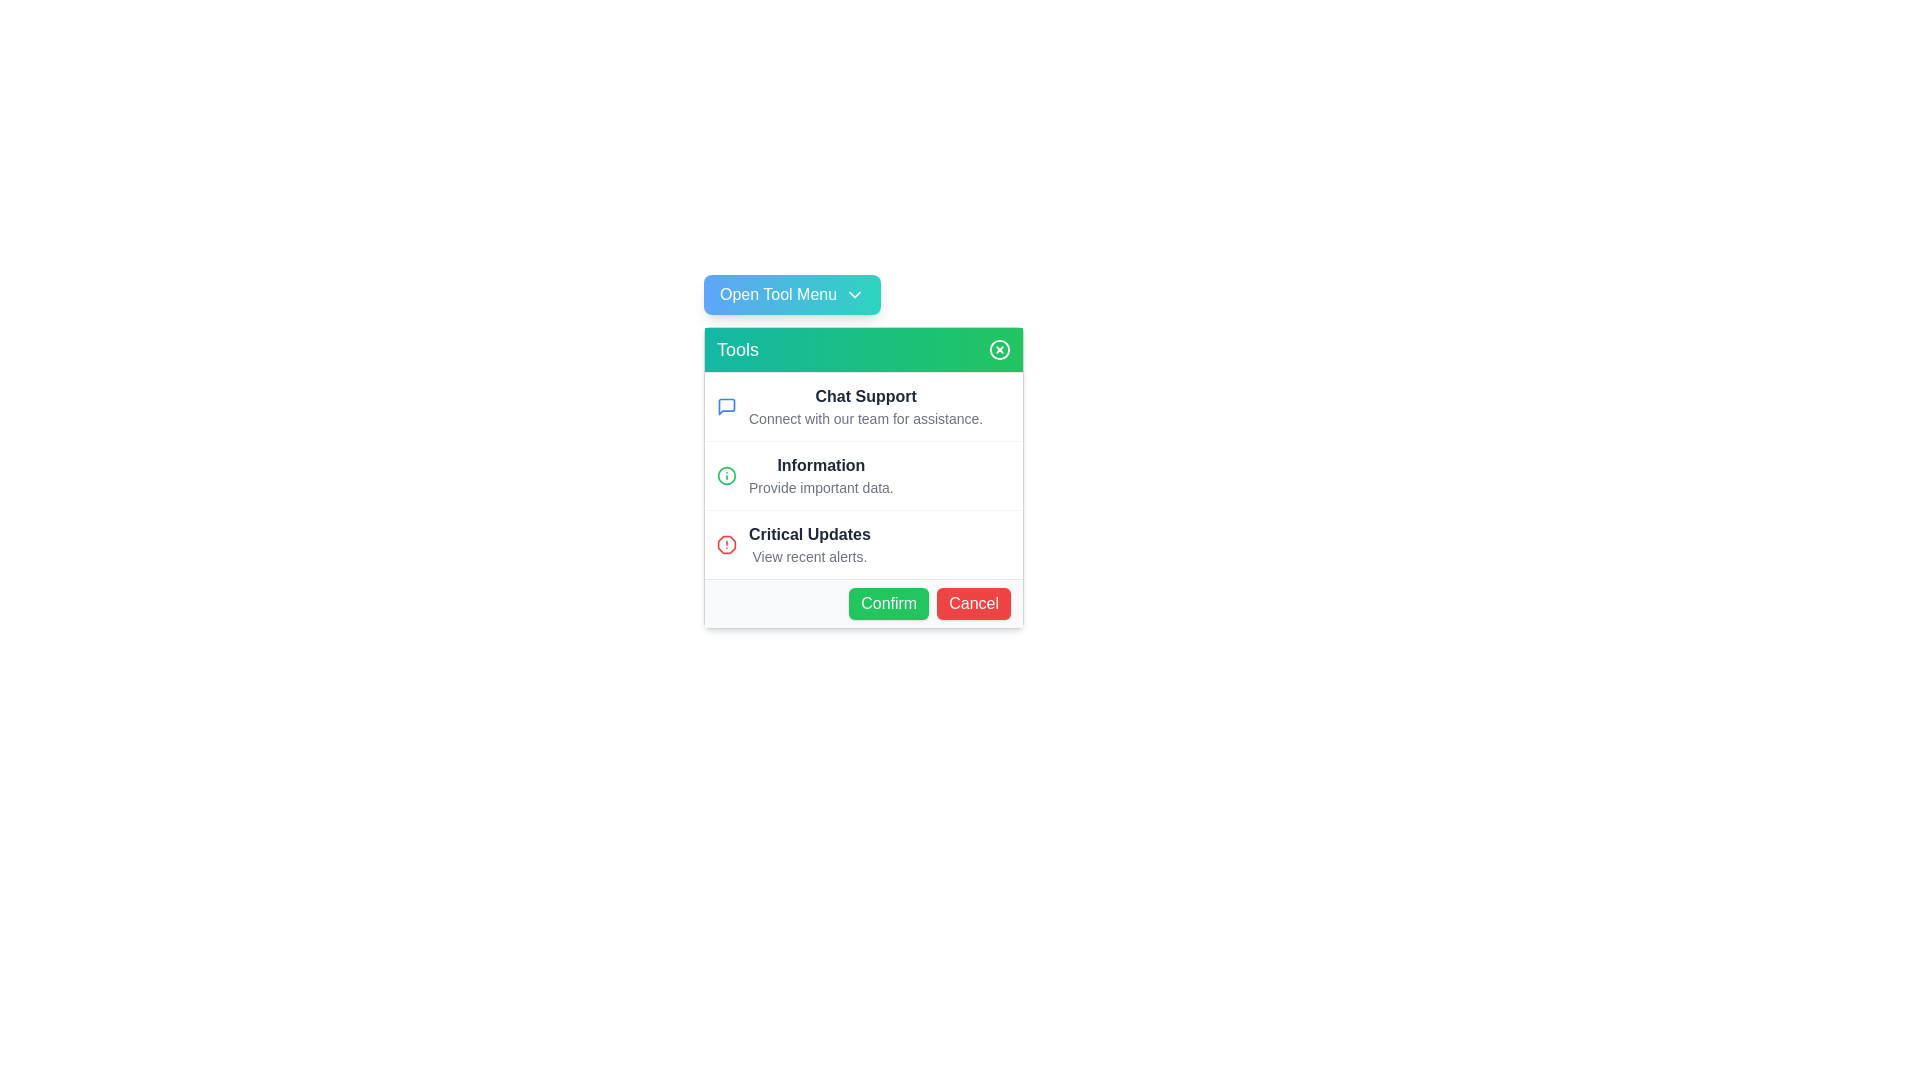 This screenshot has height=1080, width=1920. Describe the element at coordinates (999, 349) in the screenshot. I see `the circular close button with a green background and an X symbol located at the top-right corner of the 'Tools' header section` at that location.